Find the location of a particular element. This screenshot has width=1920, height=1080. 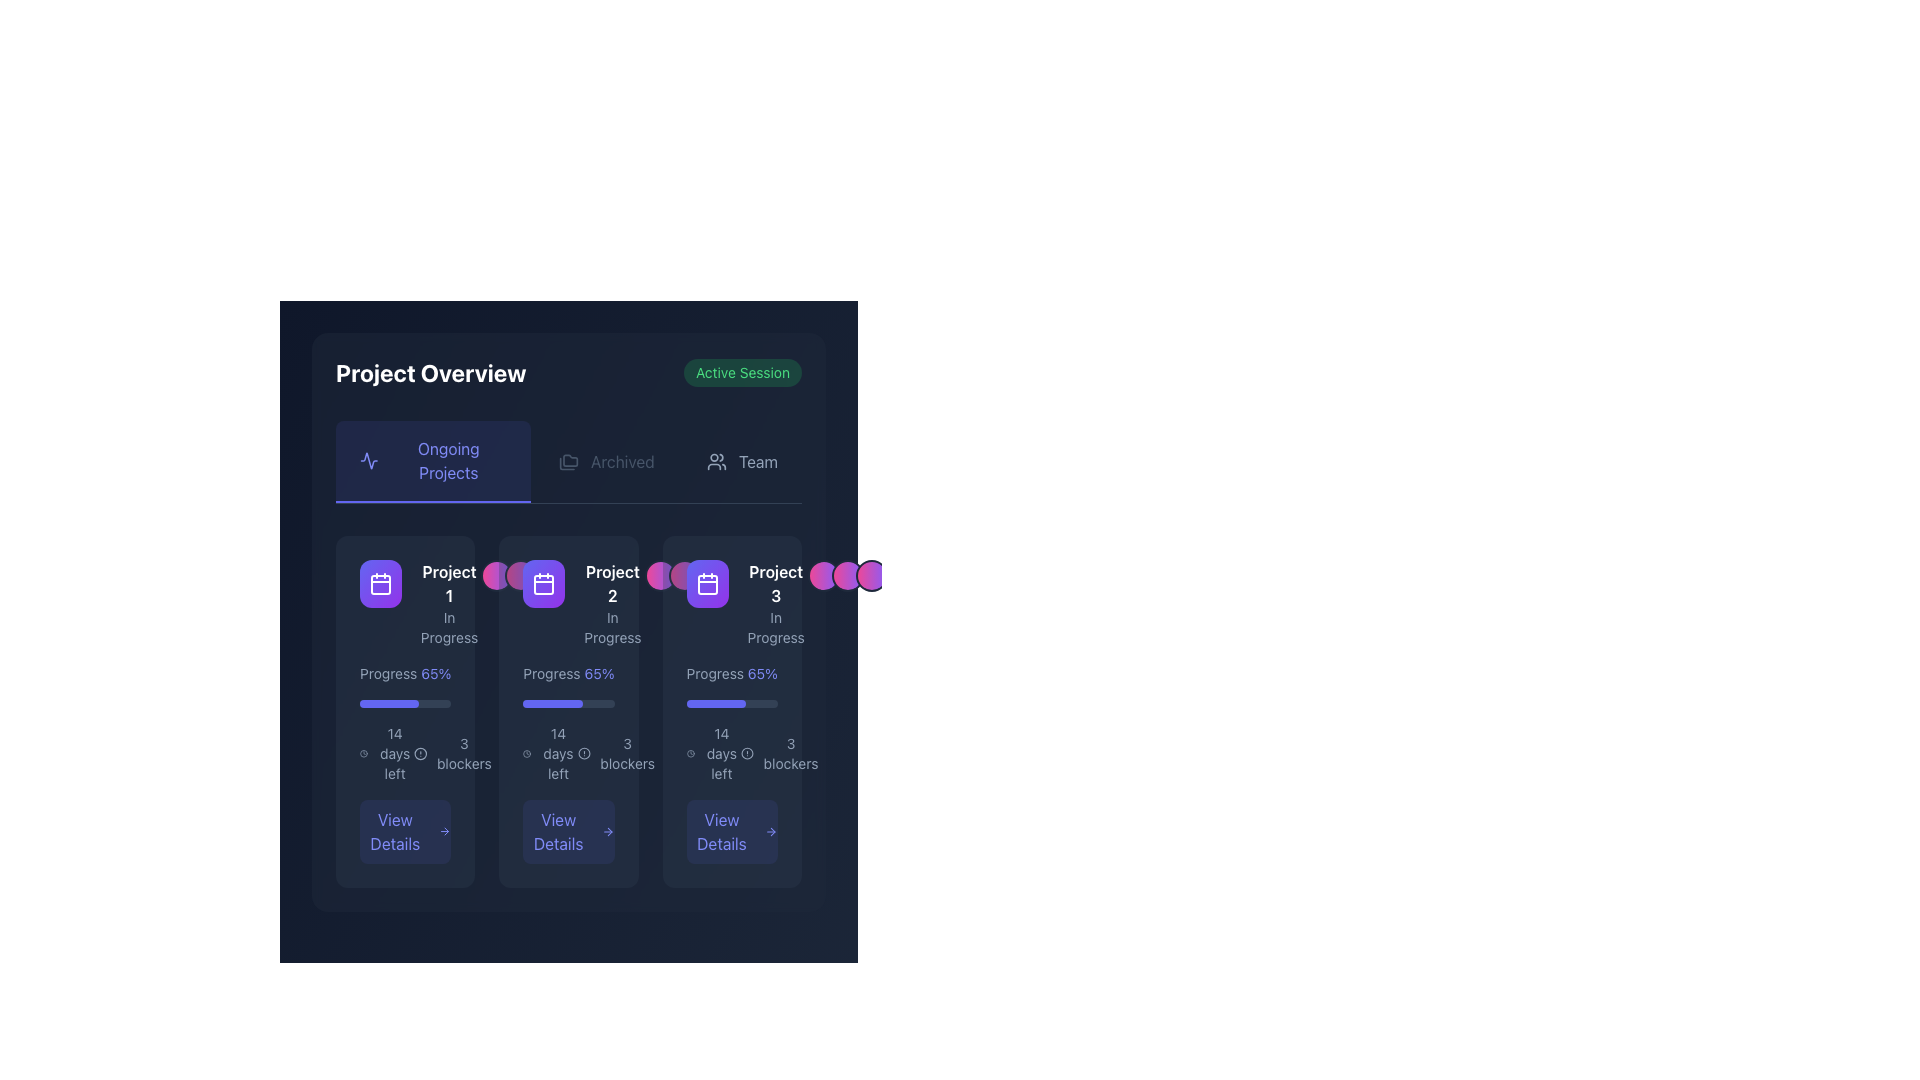

the static text label displaying 'Progress' in light grey color, located in the first card at the top left of the project progress grid is located at coordinates (388, 674).